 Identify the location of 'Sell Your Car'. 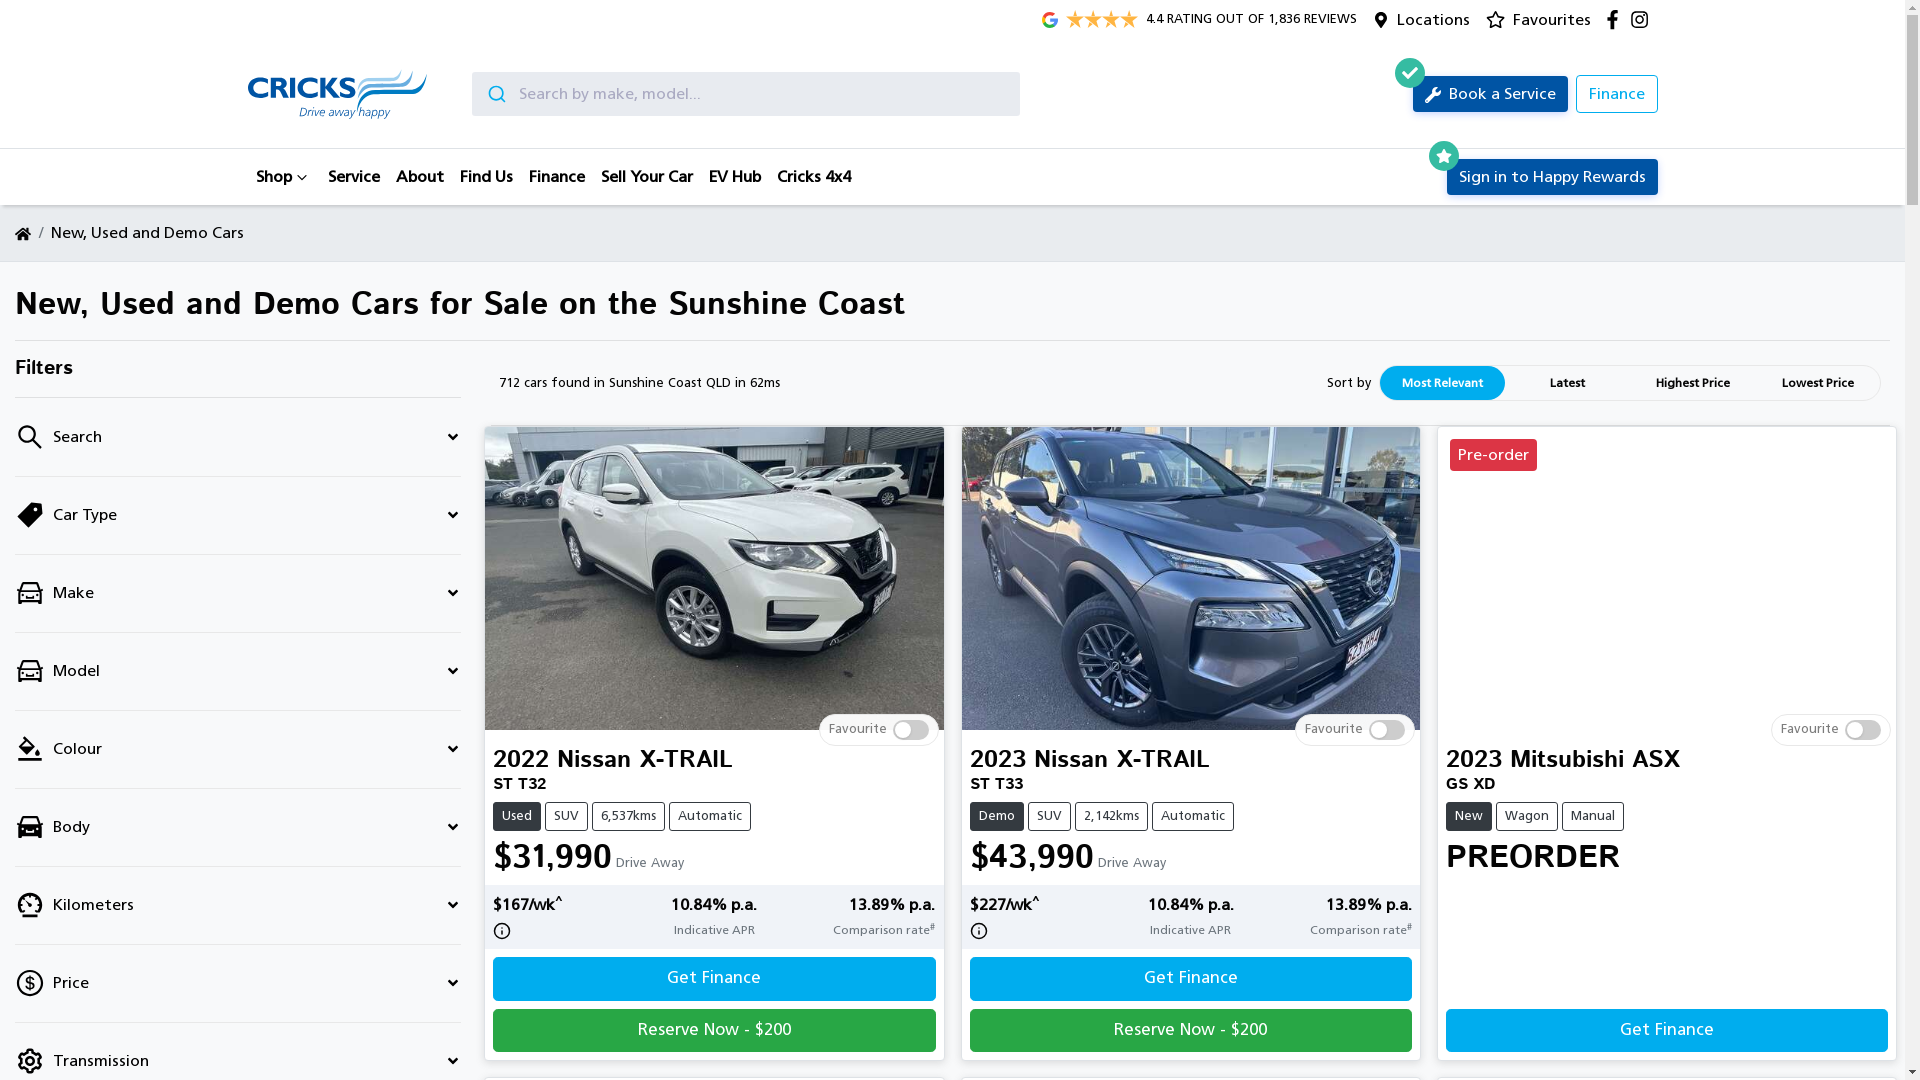
(590, 176).